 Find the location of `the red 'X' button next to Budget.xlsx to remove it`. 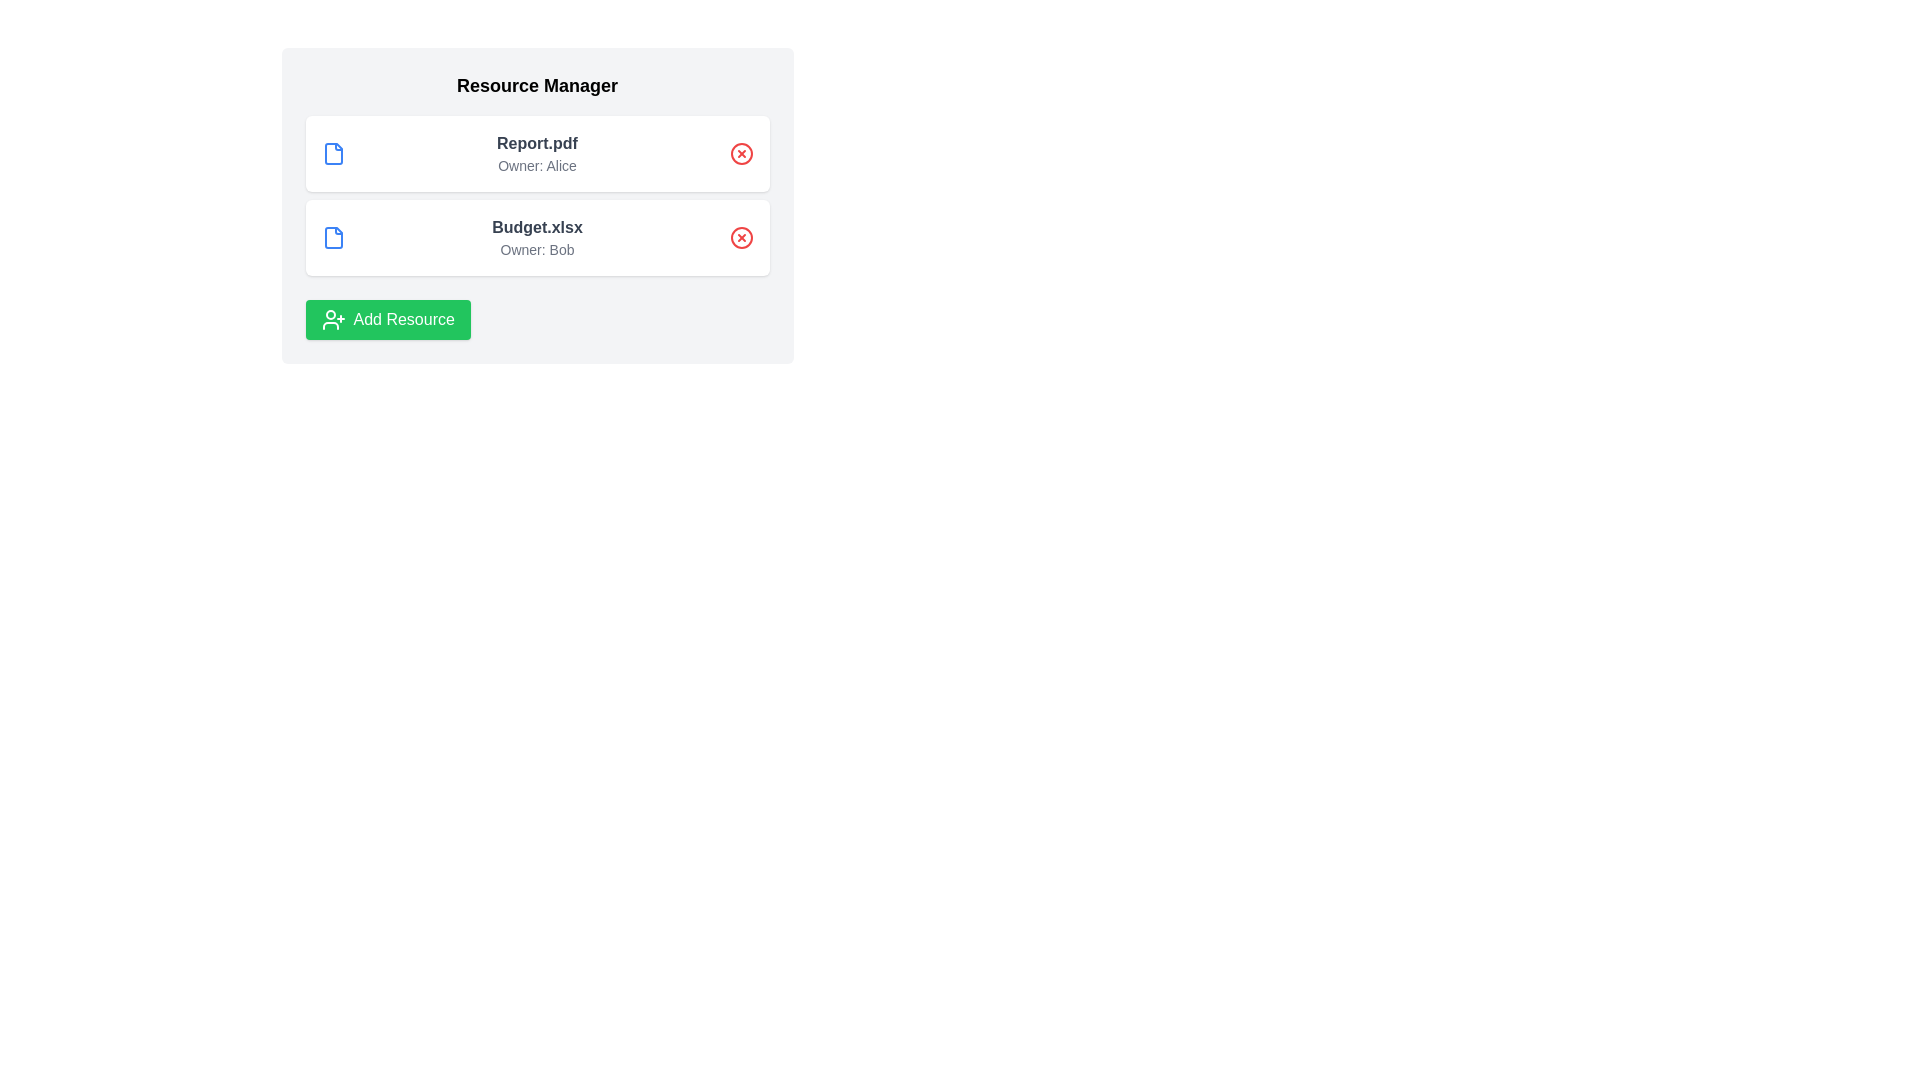

the red 'X' button next to Budget.xlsx to remove it is located at coordinates (740, 237).